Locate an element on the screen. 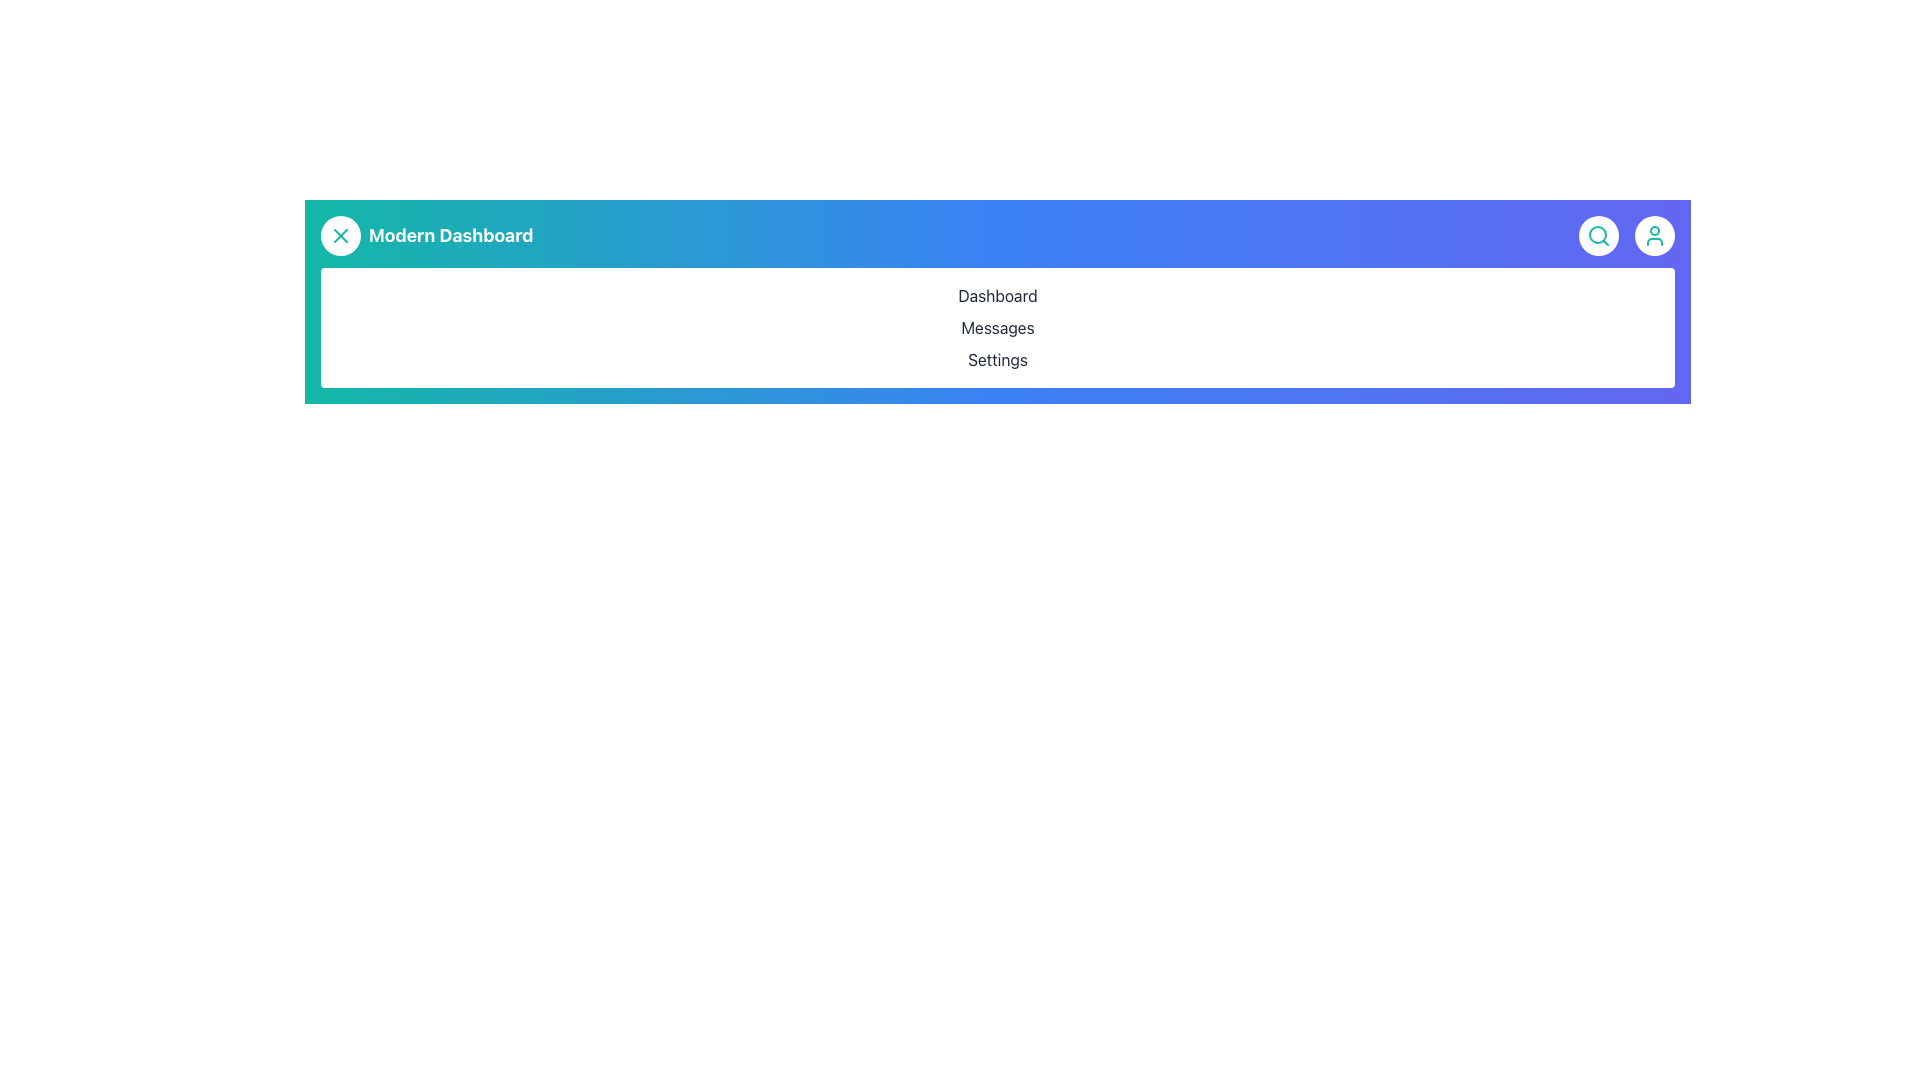 The height and width of the screenshot is (1080, 1920). the text label displaying the title 'Modern Dashboard' located in the blue gradient header is located at coordinates (450, 234).